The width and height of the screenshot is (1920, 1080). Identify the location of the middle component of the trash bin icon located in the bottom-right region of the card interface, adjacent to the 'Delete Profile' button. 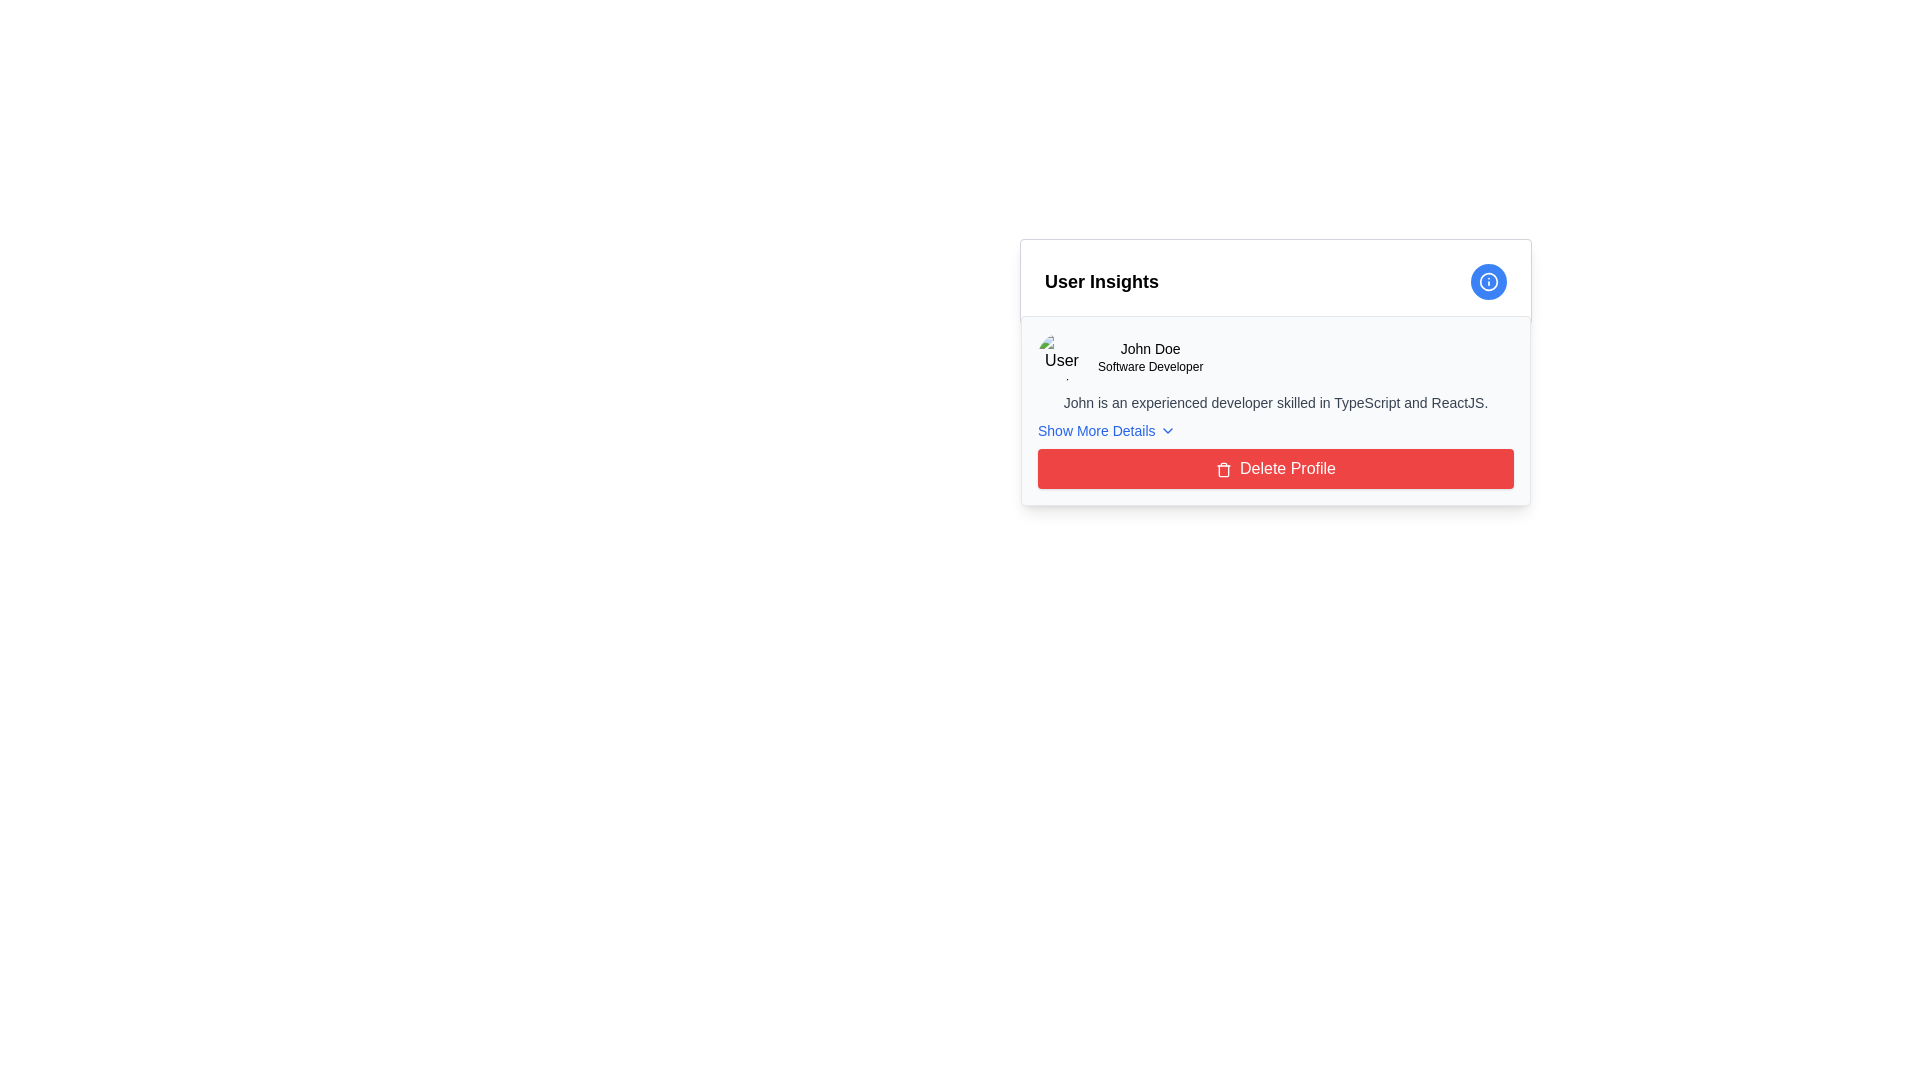
(1223, 471).